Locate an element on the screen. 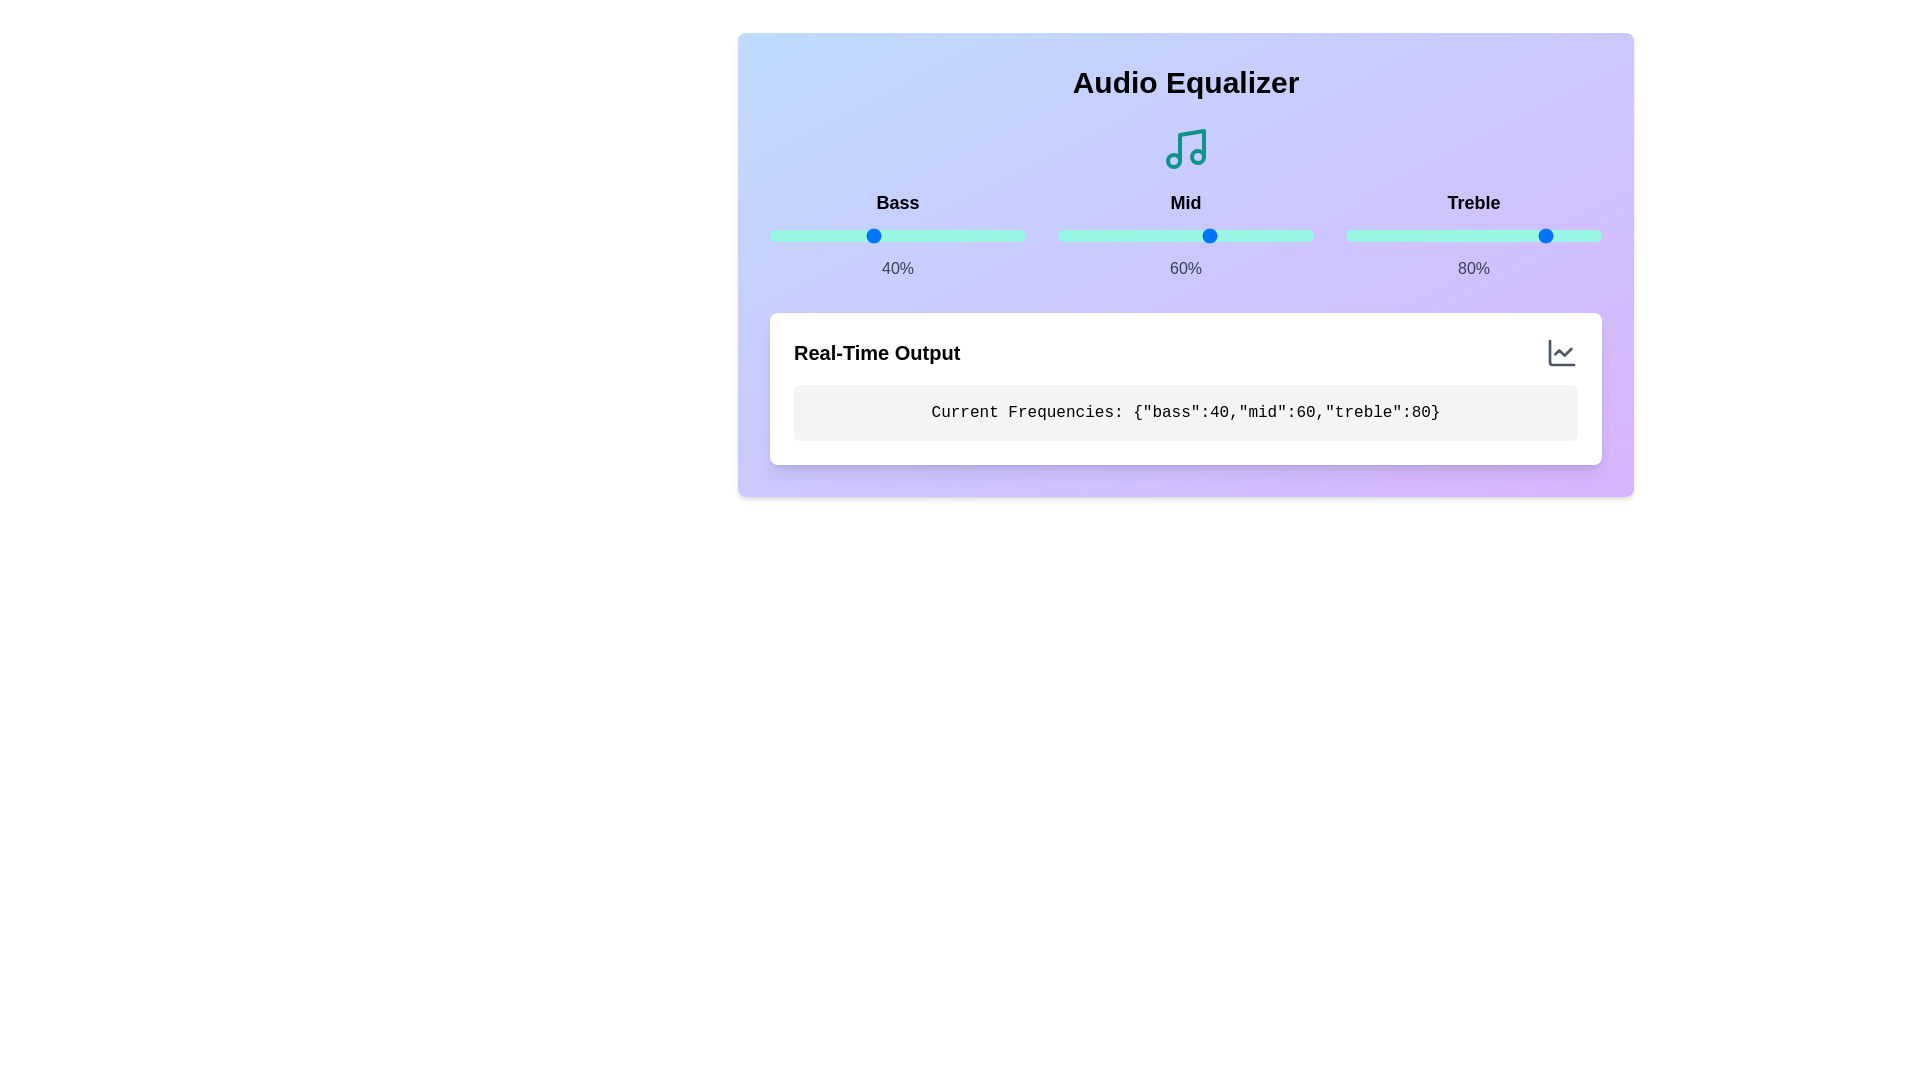 This screenshot has height=1080, width=1920. bass level is located at coordinates (862, 234).